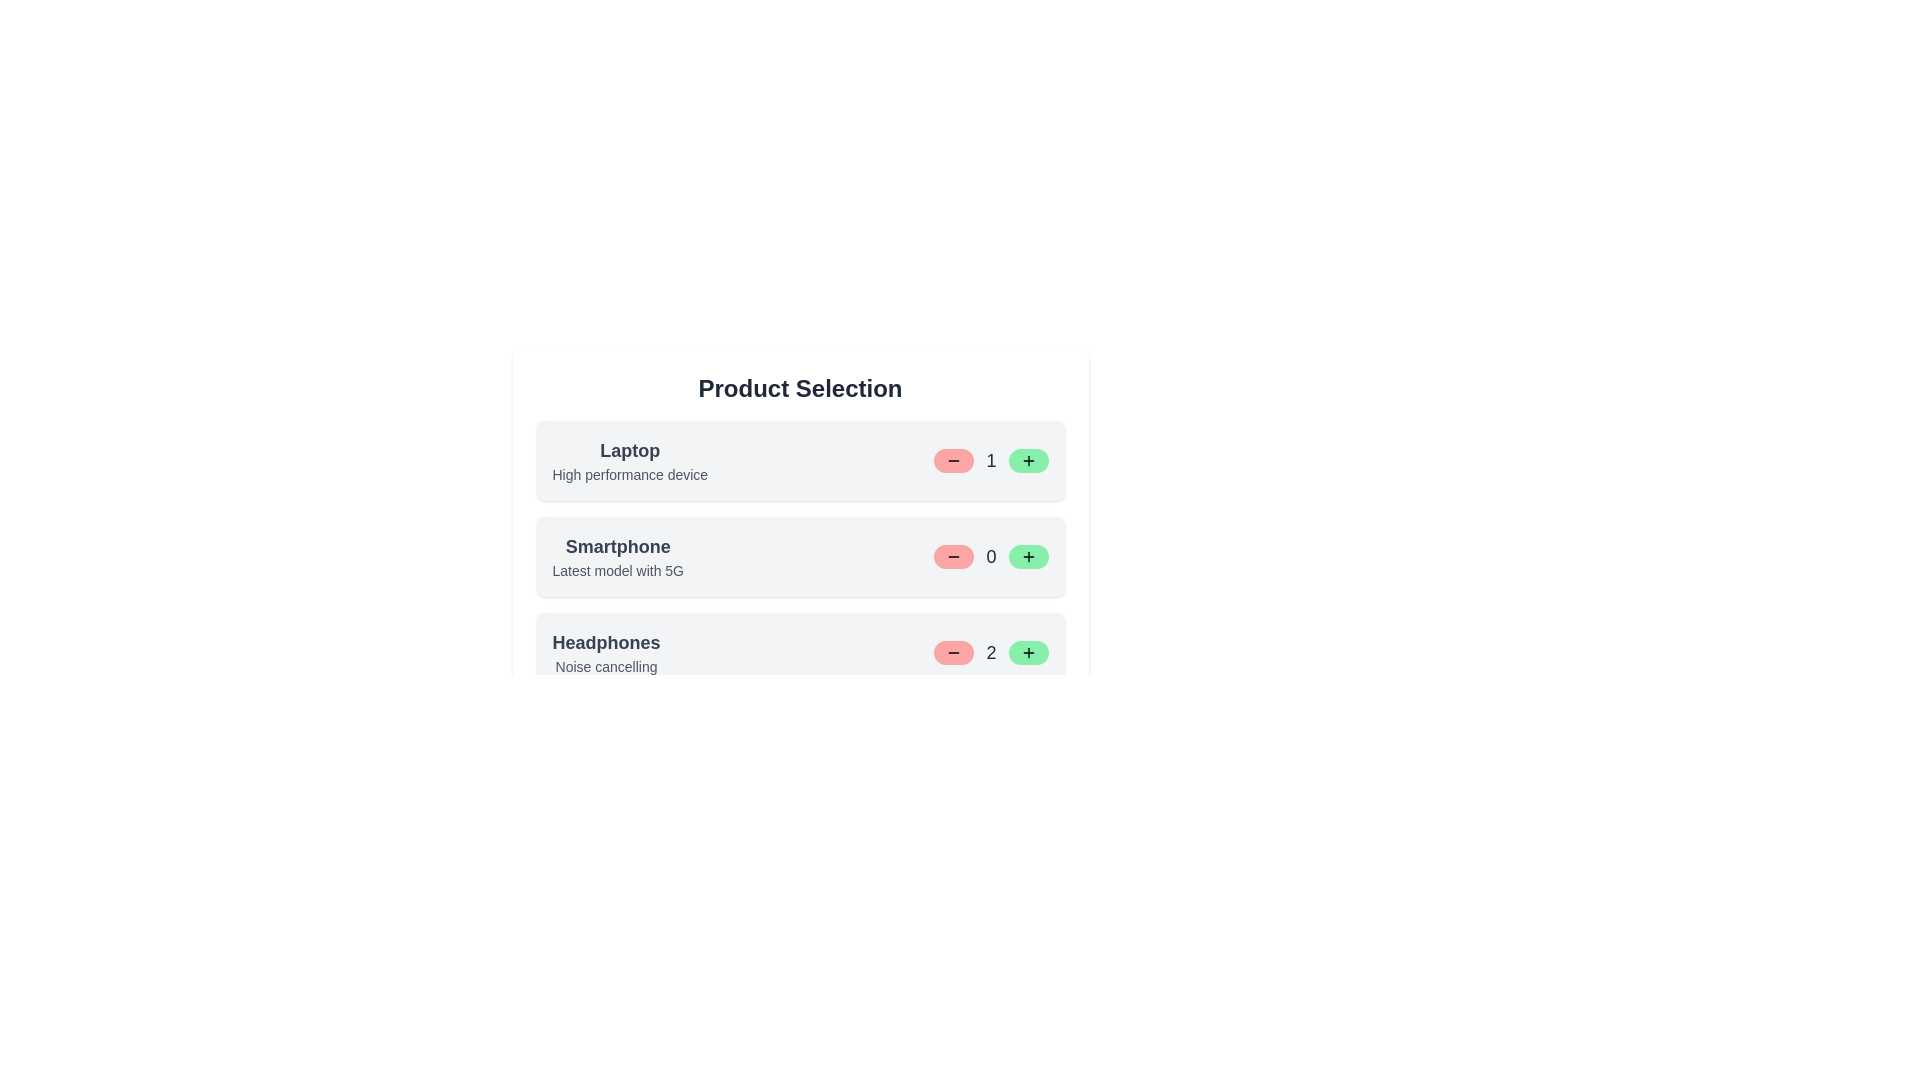 The width and height of the screenshot is (1920, 1080). I want to click on minus button for the product identified by Laptop, so click(953, 461).